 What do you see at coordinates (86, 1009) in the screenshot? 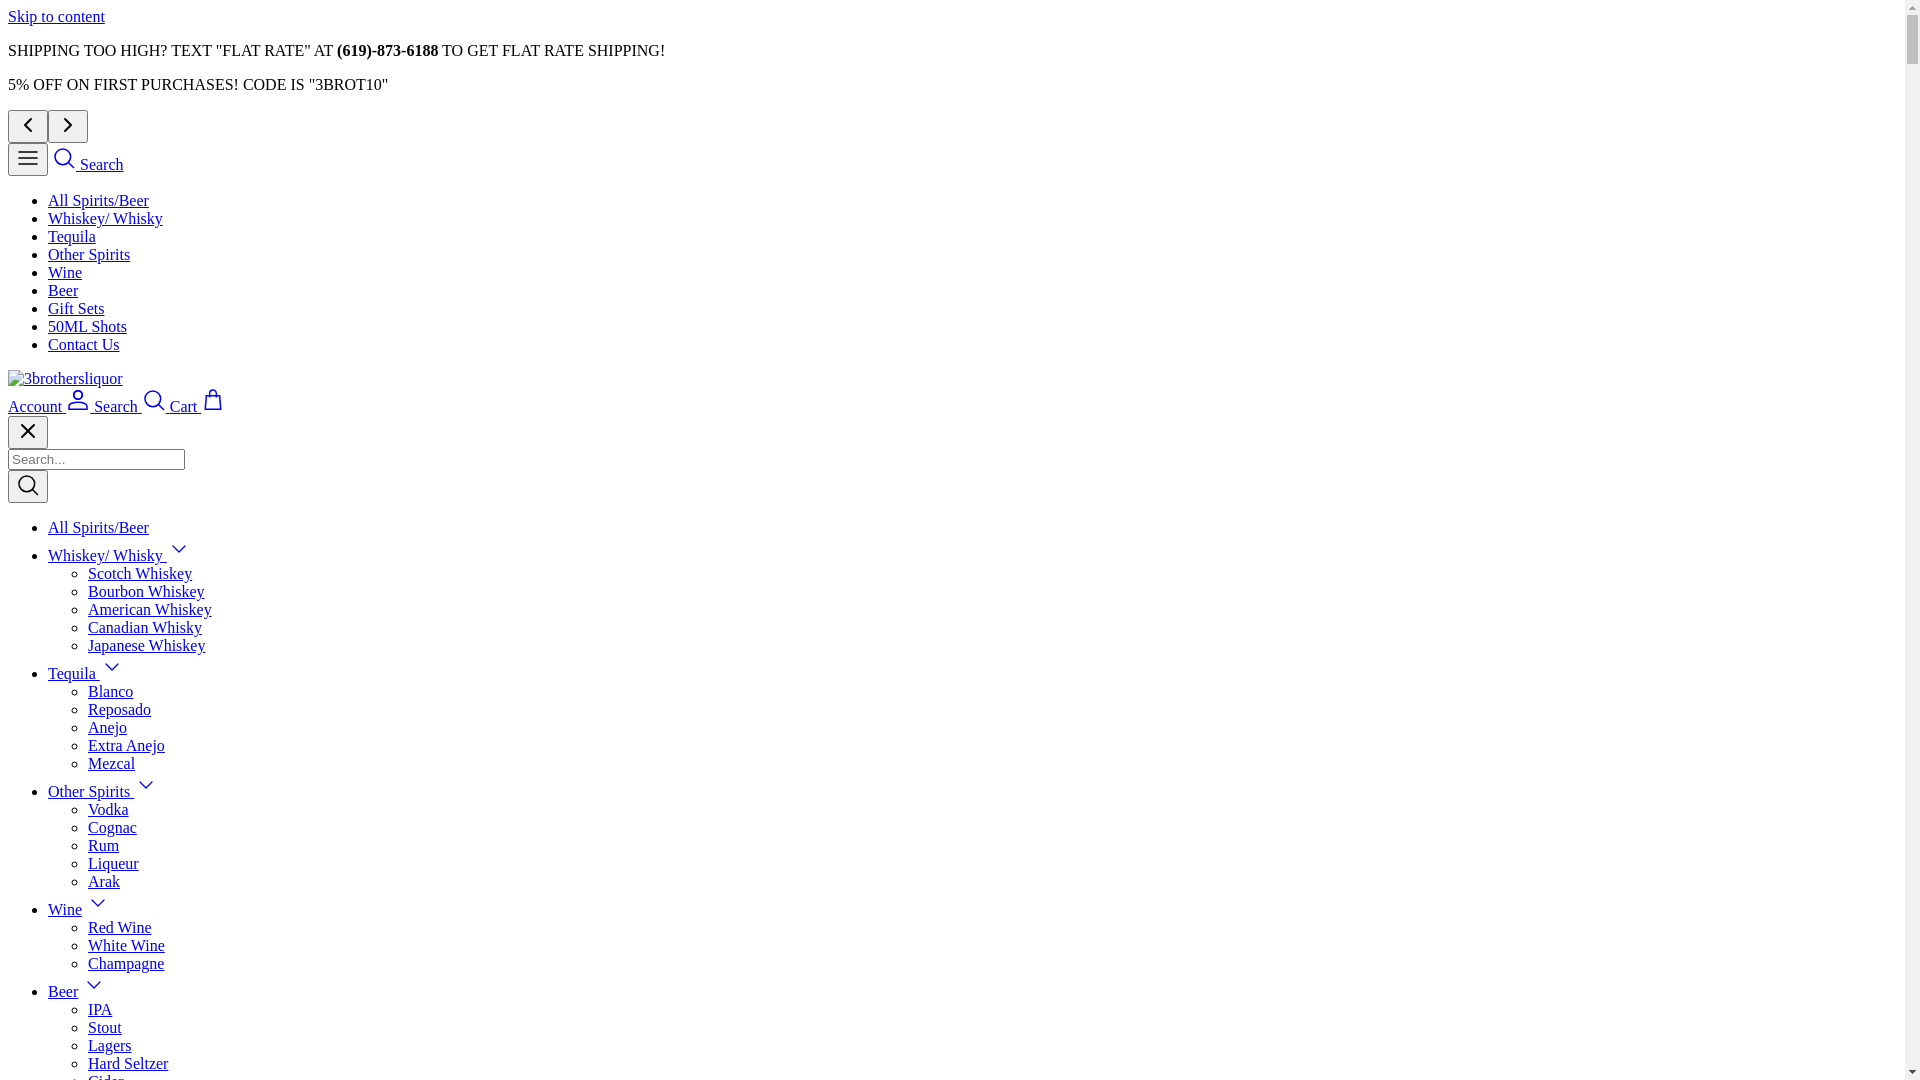
I see `'IPA'` at bounding box center [86, 1009].